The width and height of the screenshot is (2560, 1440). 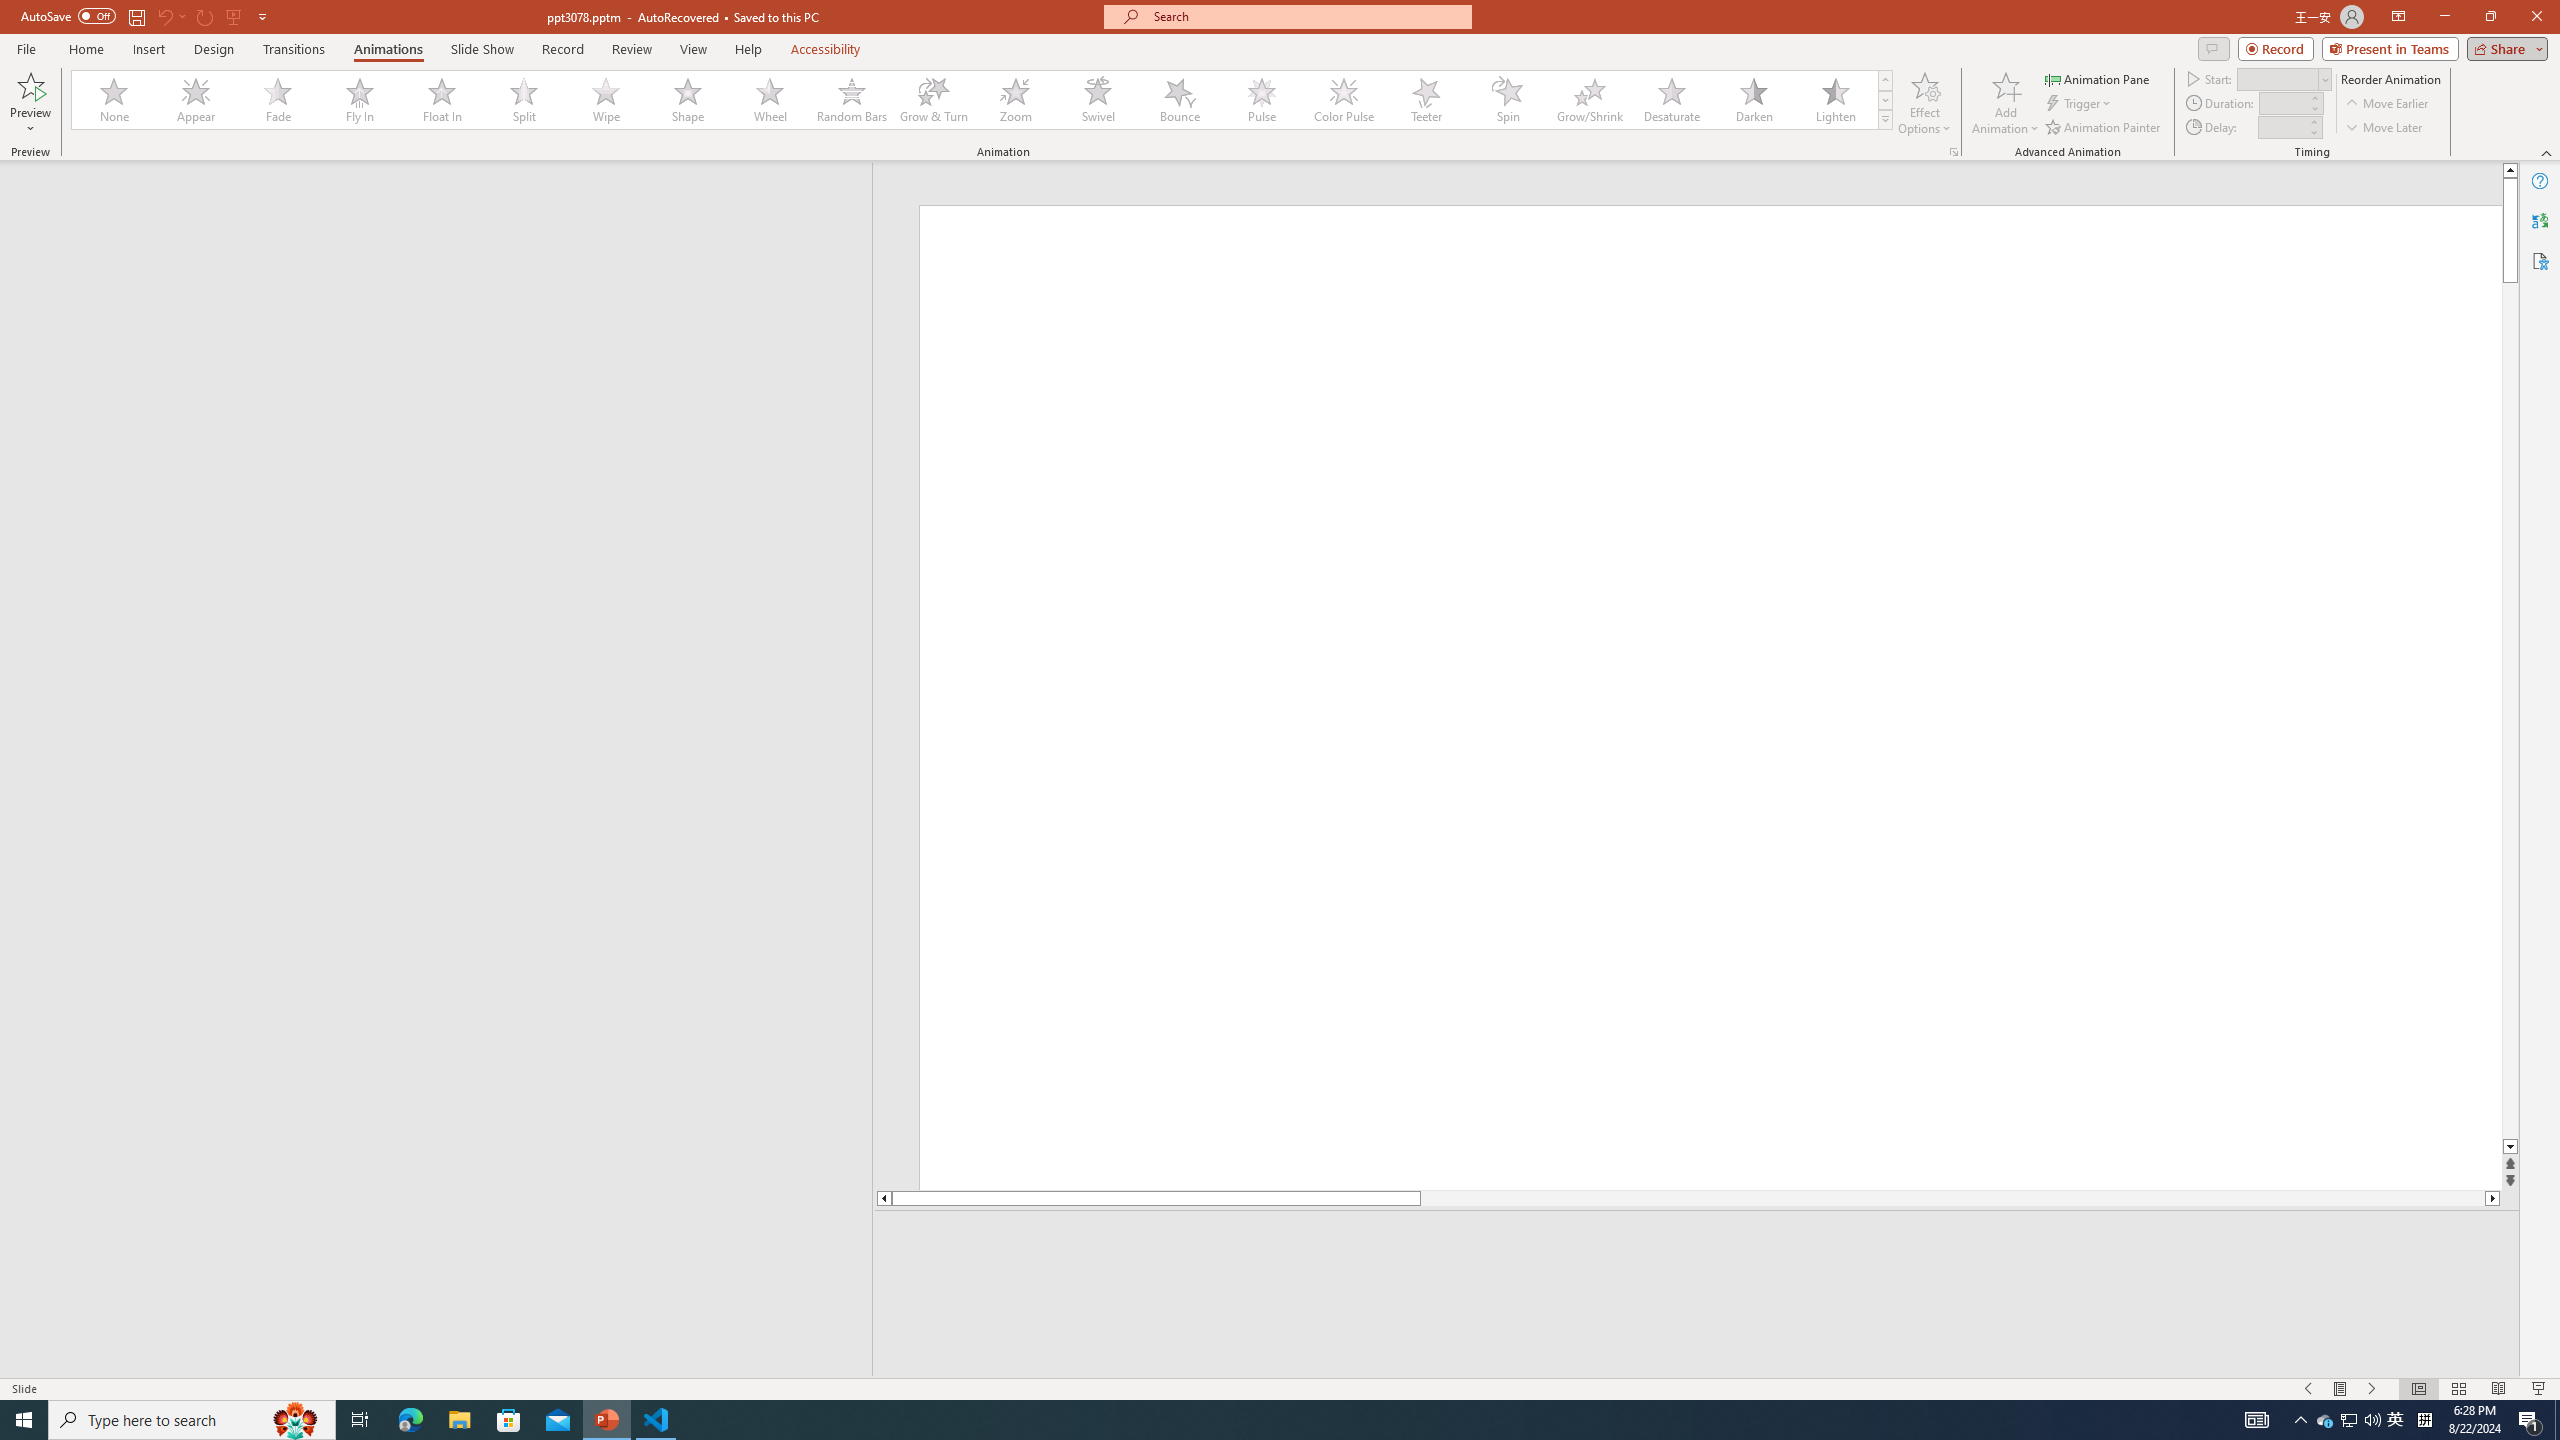 I want to click on 'Wheel', so click(x=770, y=99).